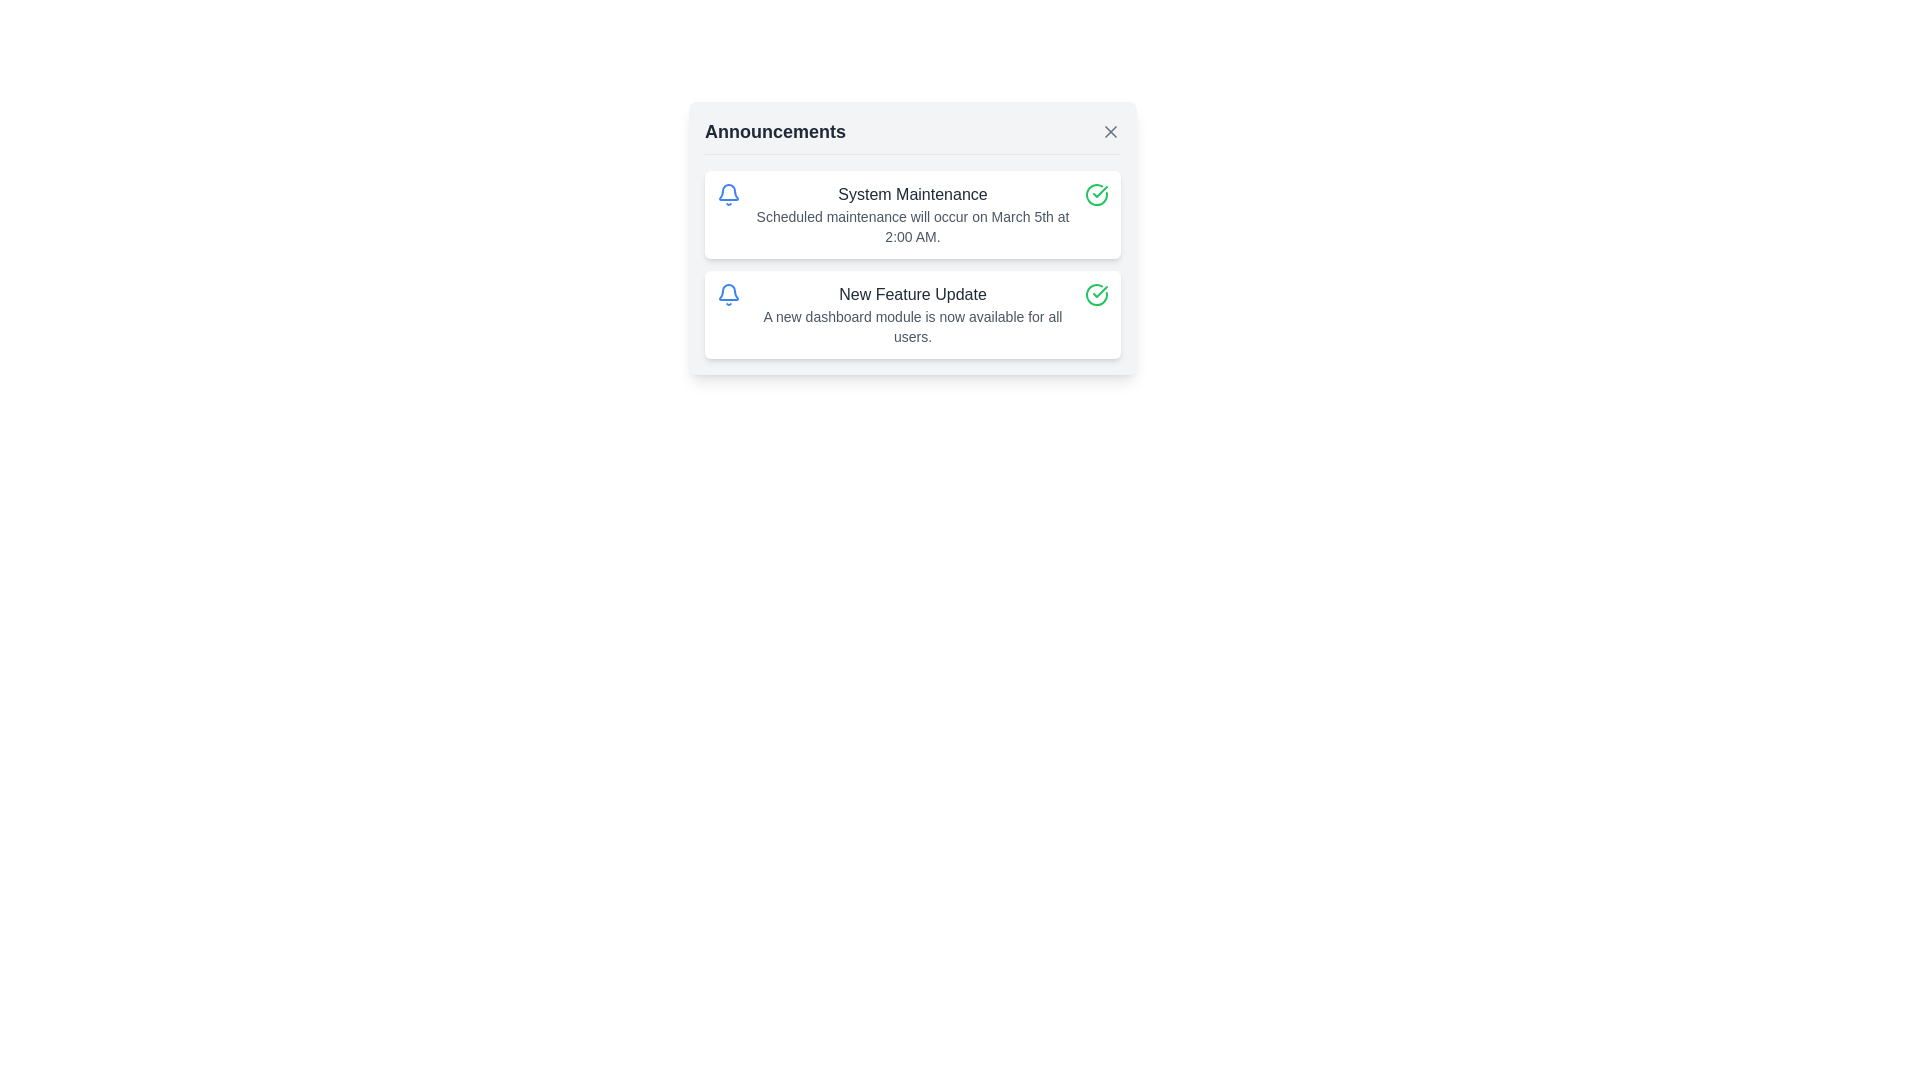 The width and height of the screenshot is (1920, 1080). Describe the element at coordinates (1109, 131) in the screenshot. I see `the close button located in the top-right corner of the 'Announcements' header box to change its appearance` at that location.